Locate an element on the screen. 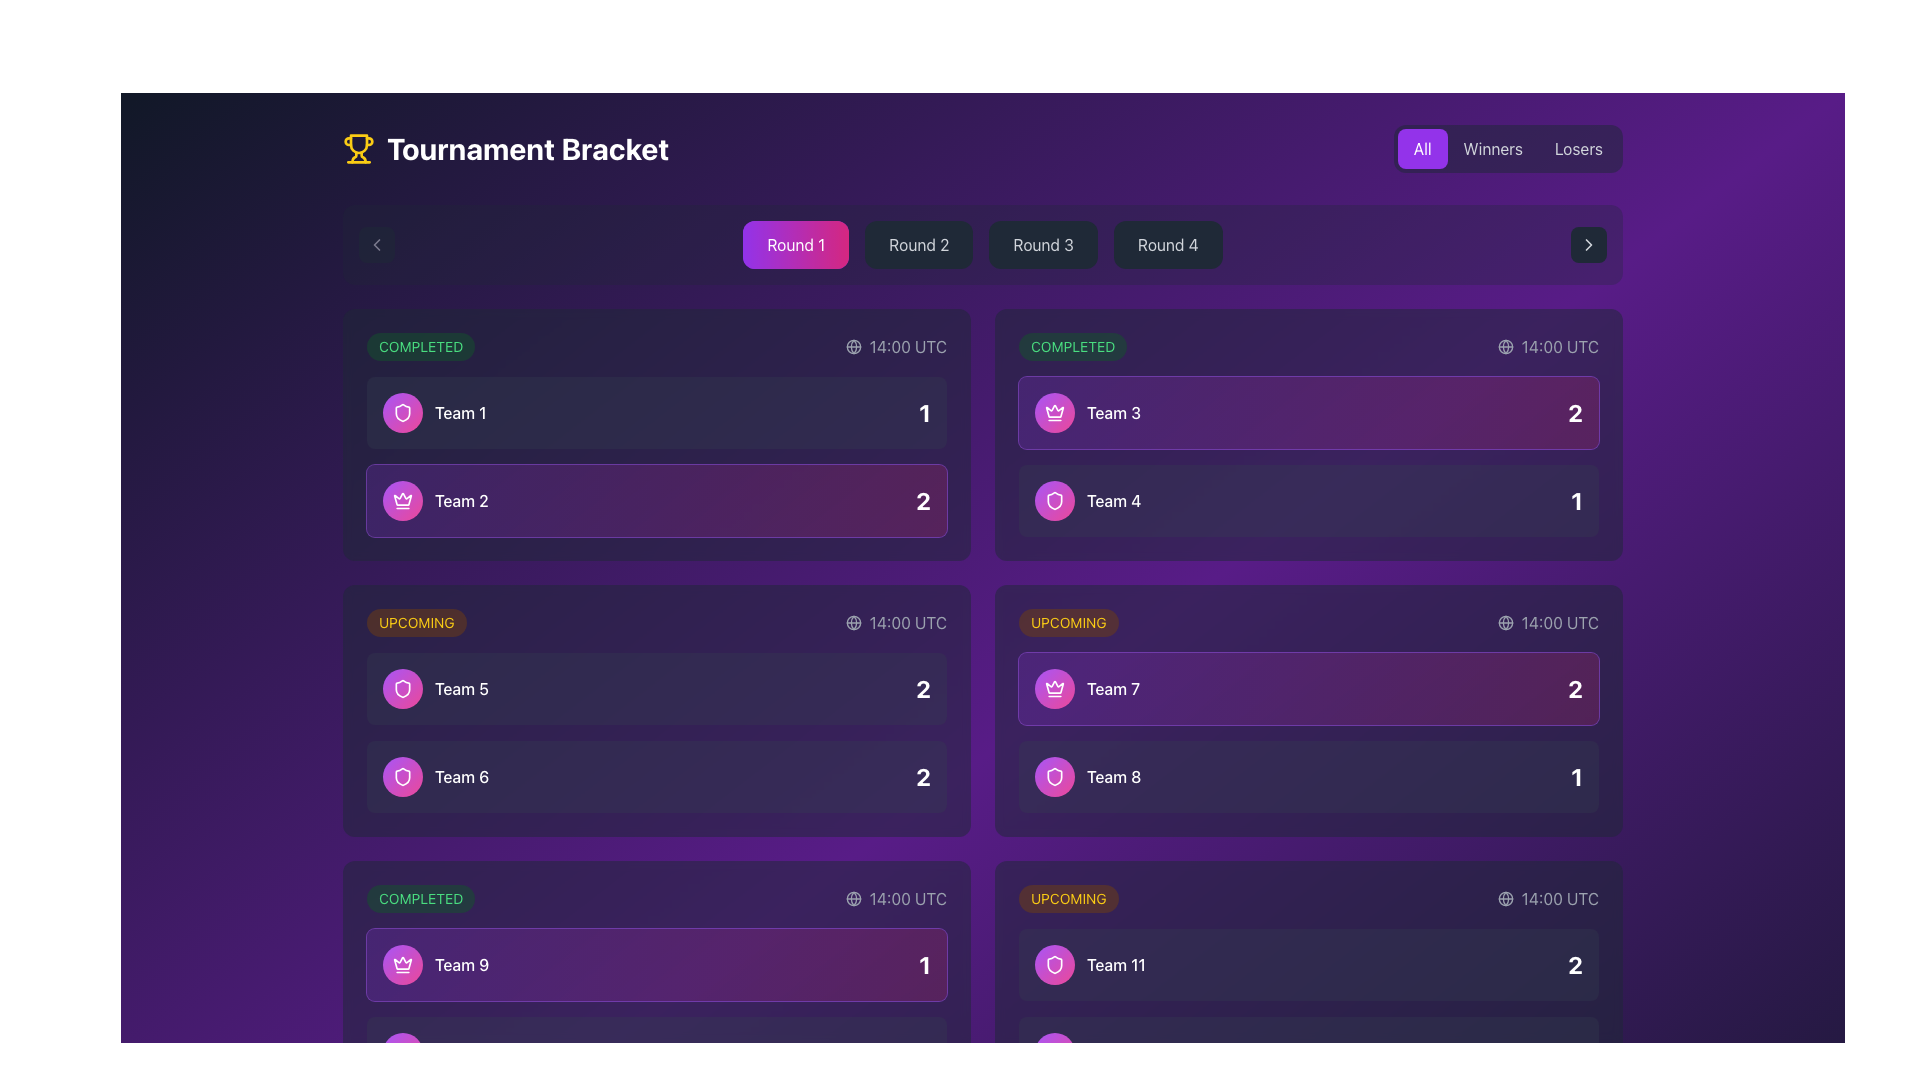 Image resolution: width=1920 pixels, height=1080 pixels. text label displaying '14:00 UTC' next to the globe icon, located on the right side of the tournament bracket interface under the 'COMPLETED' status division is located at coordinates (895, 897).